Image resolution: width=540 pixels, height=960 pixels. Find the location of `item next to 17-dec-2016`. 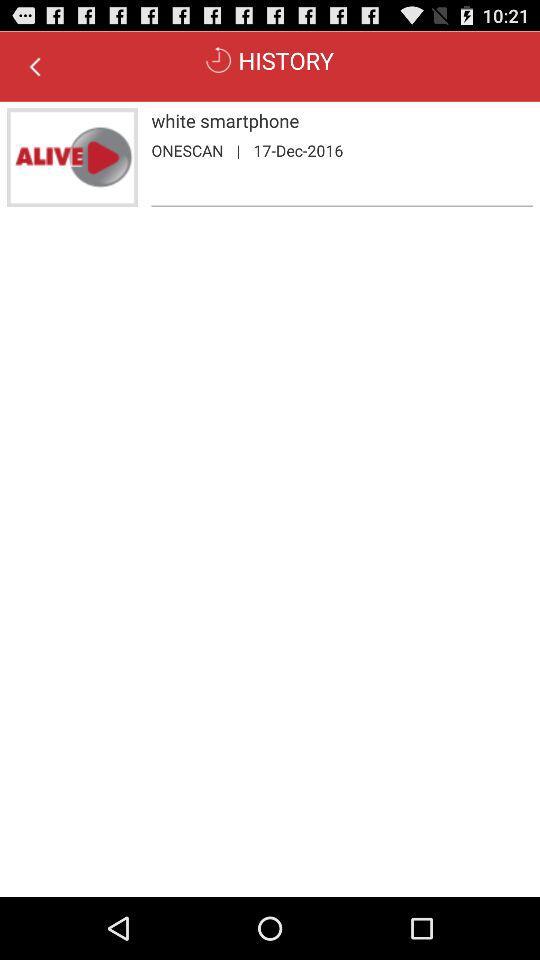

item next to 17-dec-2016 is located at coordinates (238, 149).